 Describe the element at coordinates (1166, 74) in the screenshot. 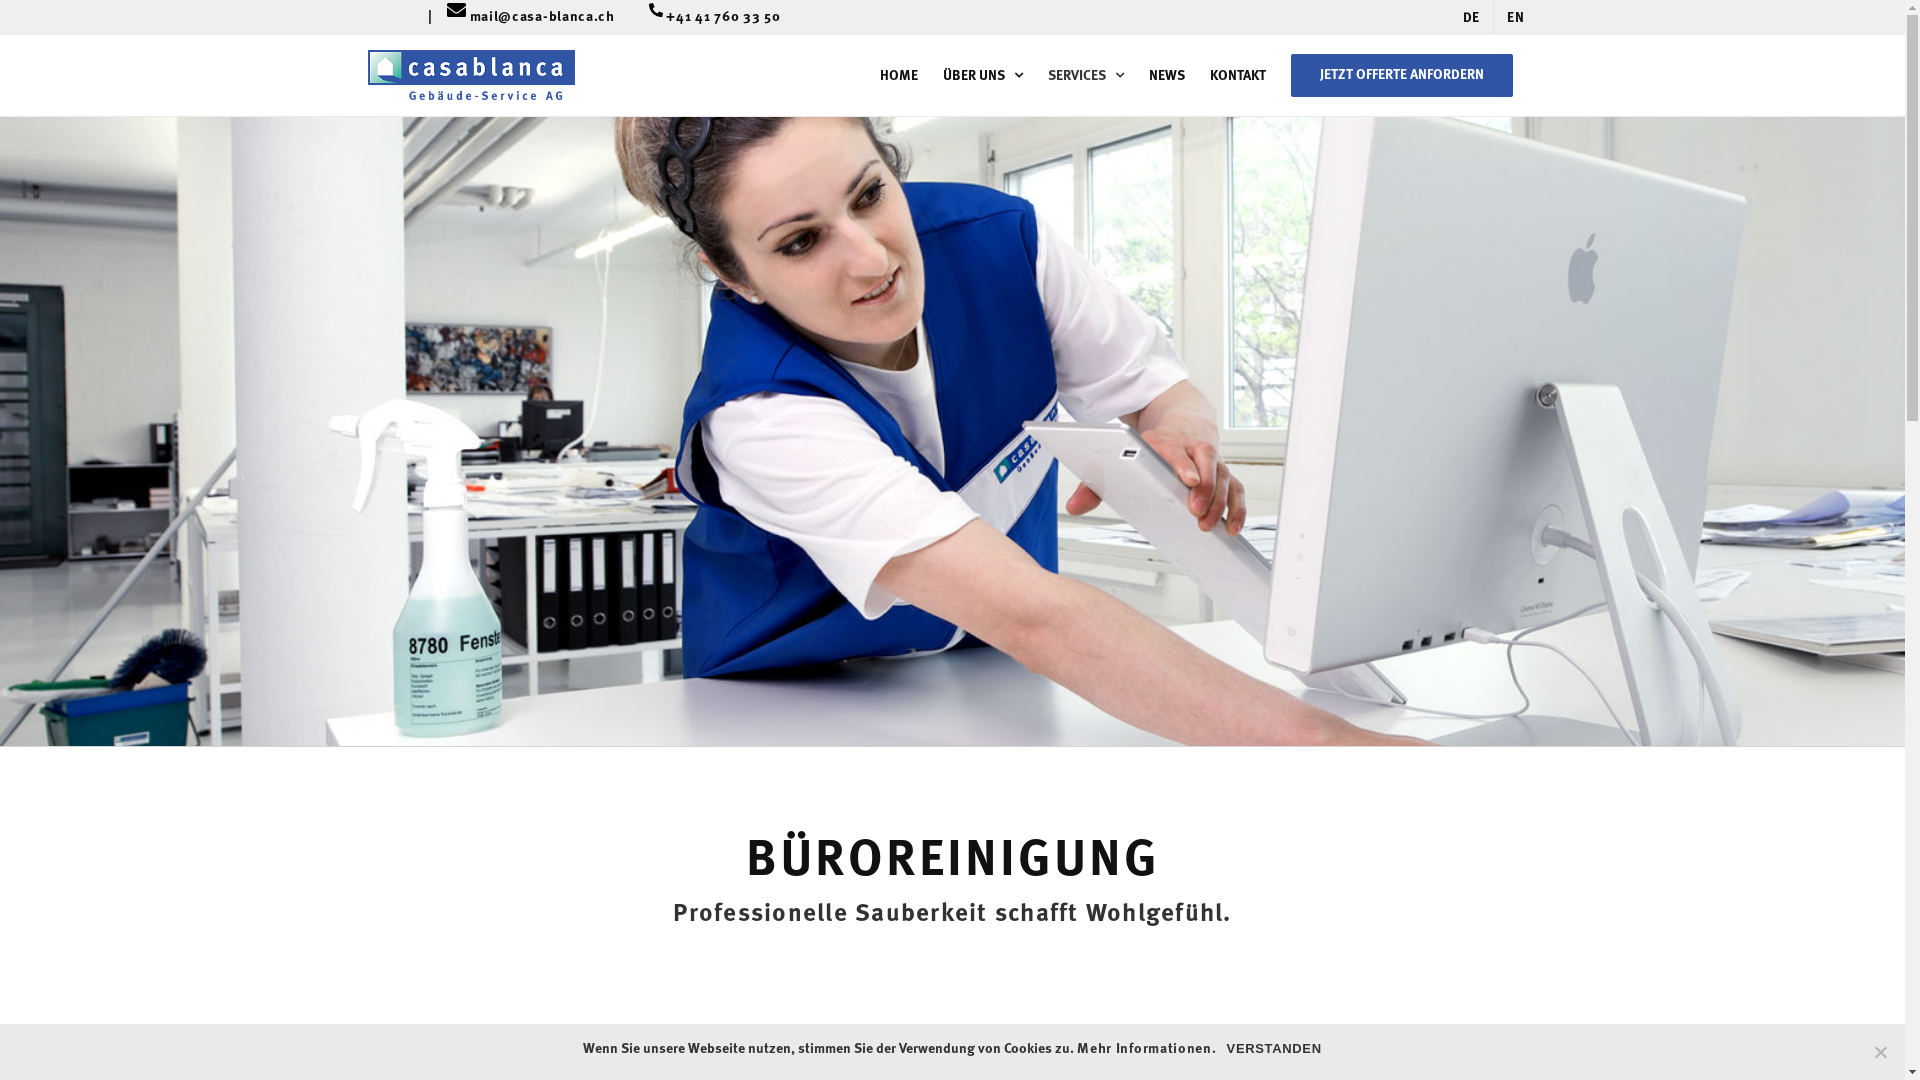

I see `'NEWS'` at that location.